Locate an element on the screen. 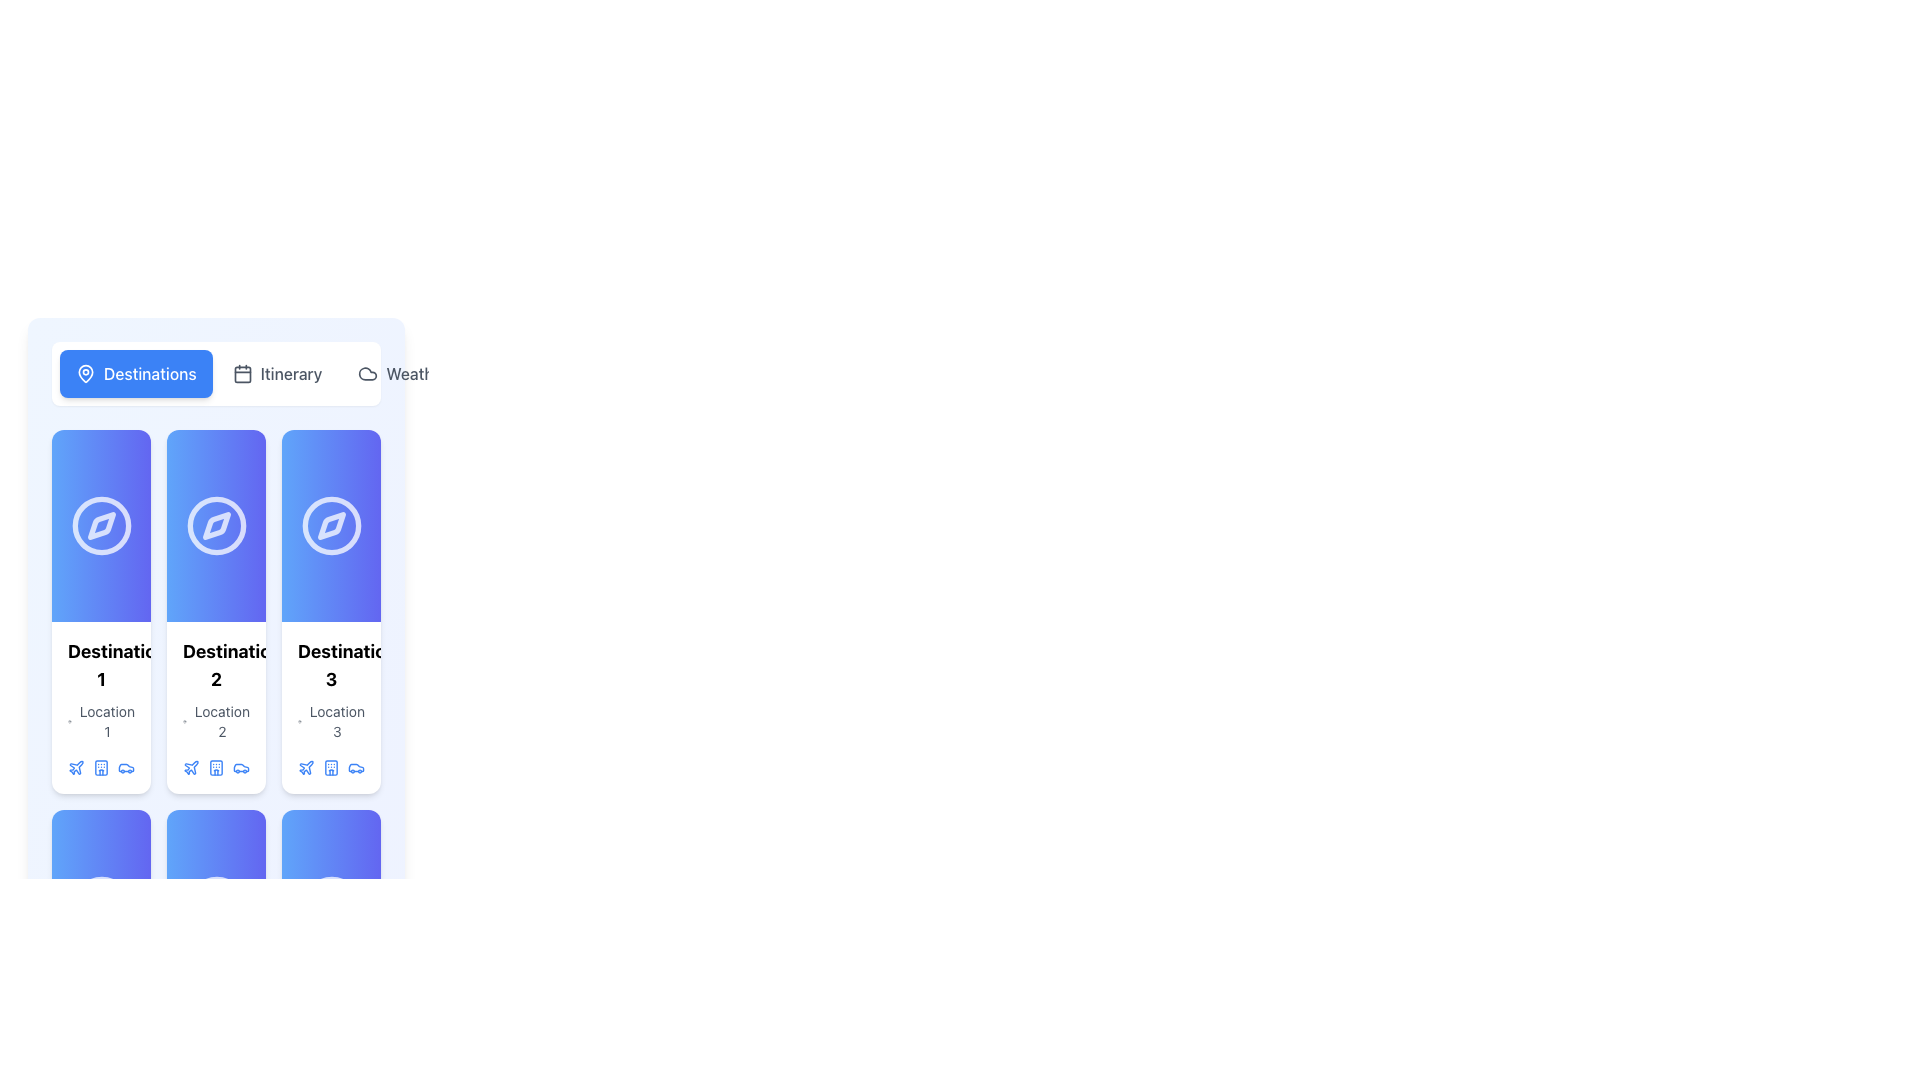 This screenshot has height=1080, width=1920. the small map pin icon located to the left of the 'Location 1' text in the first item of the list under the 'Destinations' tab is located at coordinates (69, 721).